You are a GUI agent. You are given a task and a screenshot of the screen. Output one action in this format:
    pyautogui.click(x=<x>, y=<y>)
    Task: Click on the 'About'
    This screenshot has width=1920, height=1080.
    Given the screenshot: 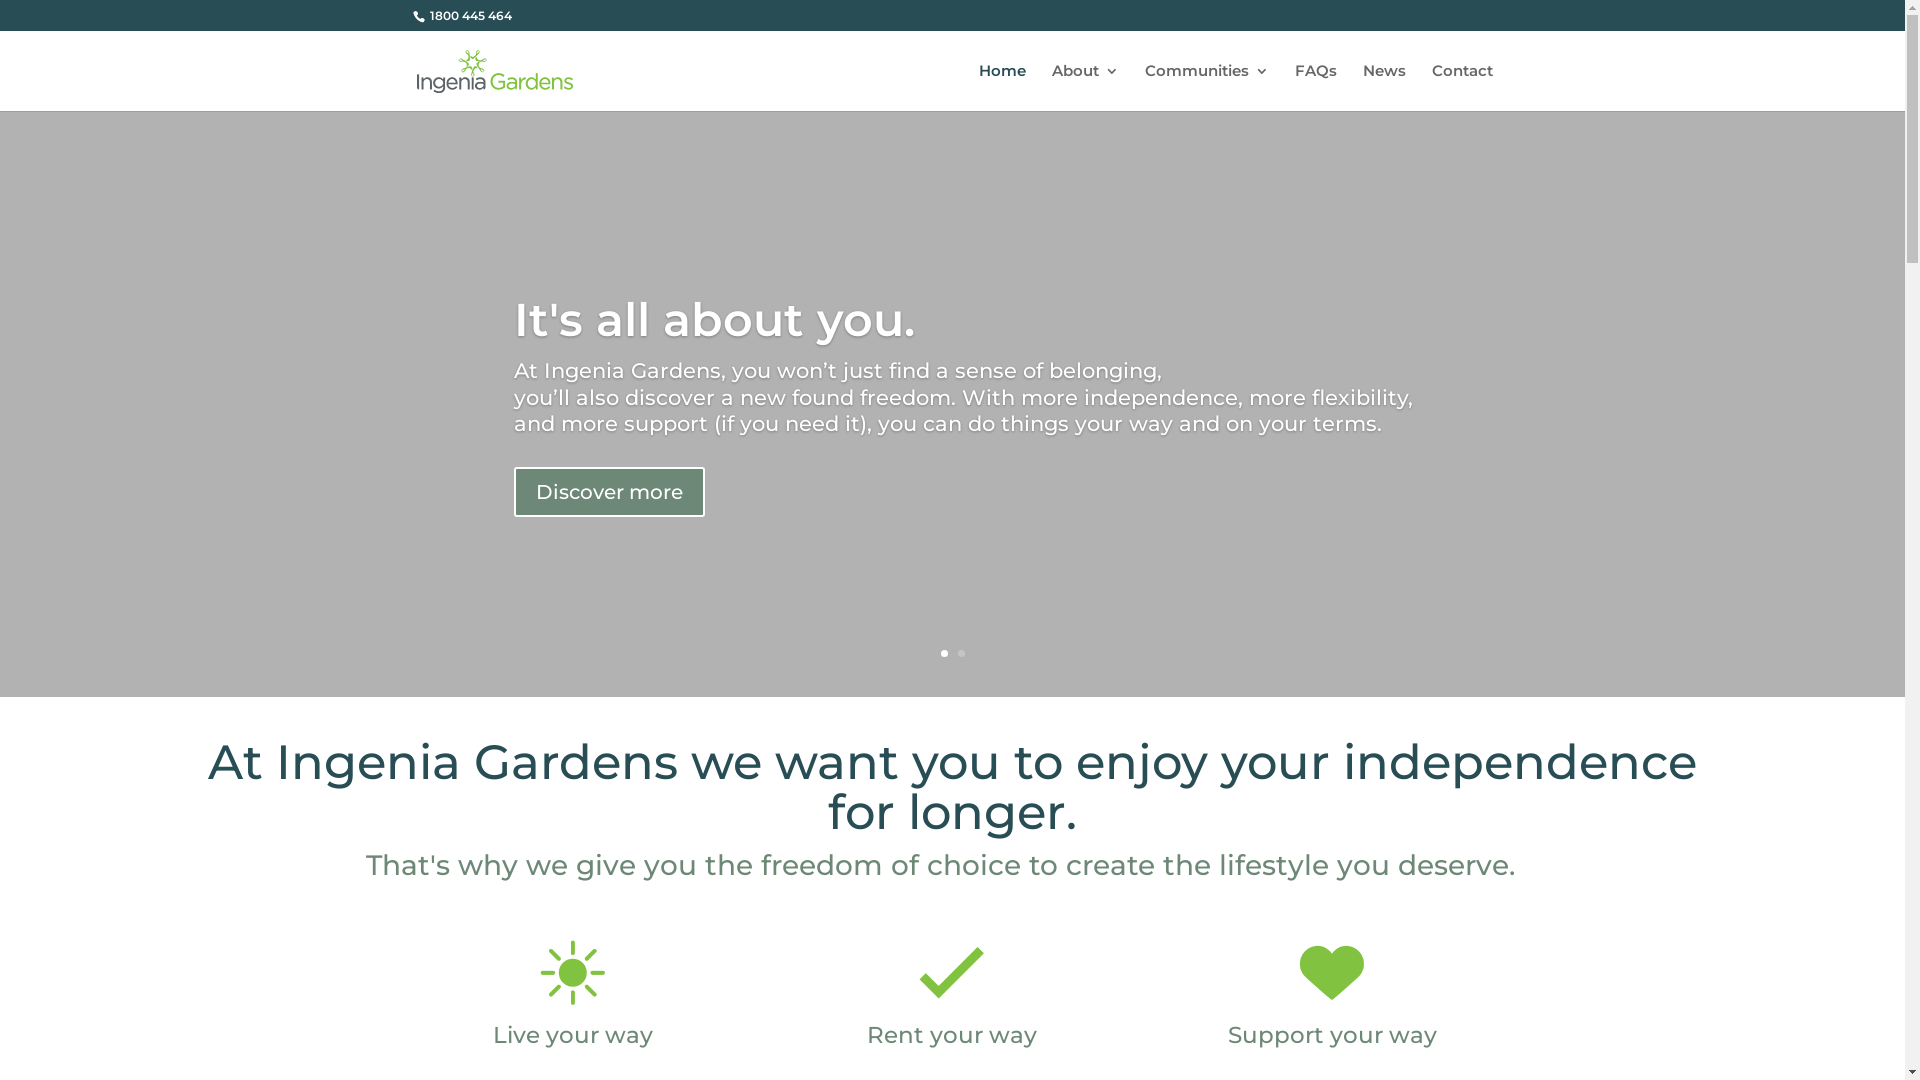 What is the action you would take?
    pyautogui.click(x=1084, y=86)
    